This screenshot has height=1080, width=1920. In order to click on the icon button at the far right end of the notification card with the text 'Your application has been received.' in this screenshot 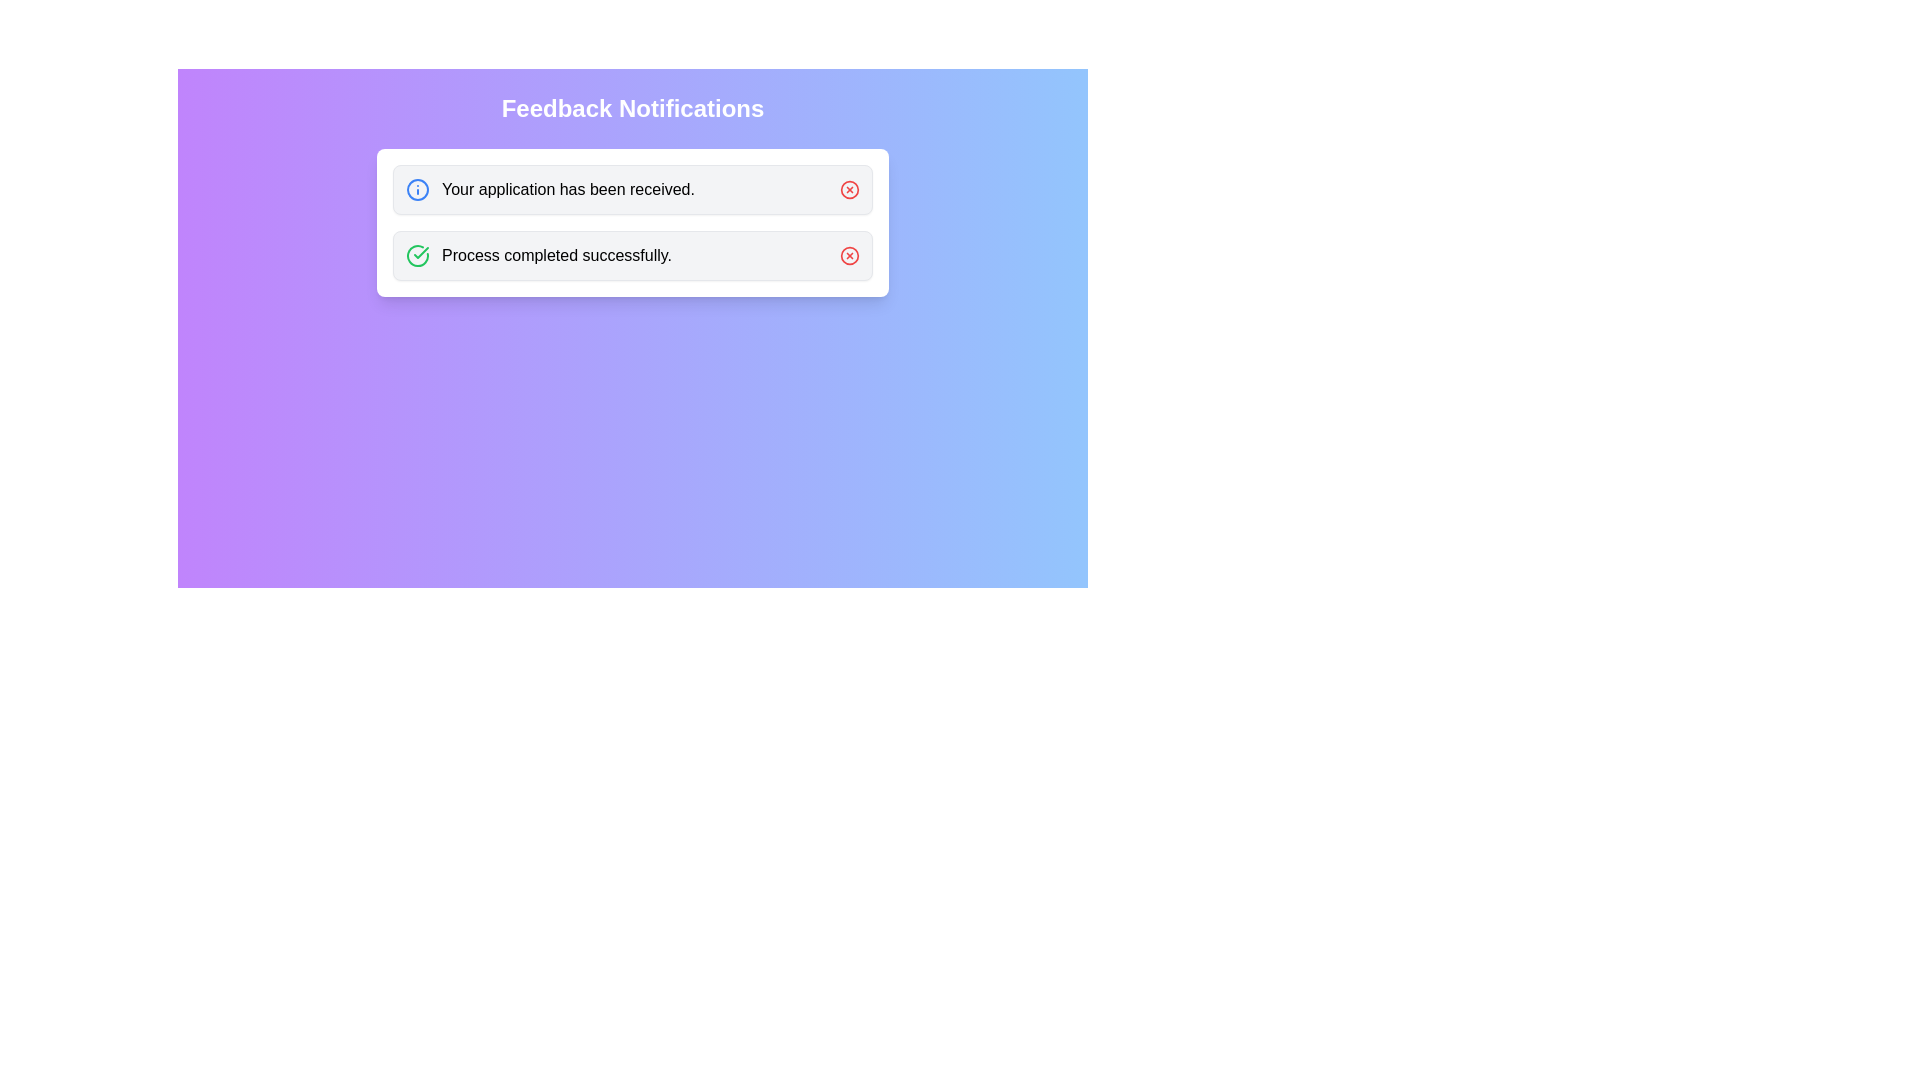, I will do `click(849, 189)`.